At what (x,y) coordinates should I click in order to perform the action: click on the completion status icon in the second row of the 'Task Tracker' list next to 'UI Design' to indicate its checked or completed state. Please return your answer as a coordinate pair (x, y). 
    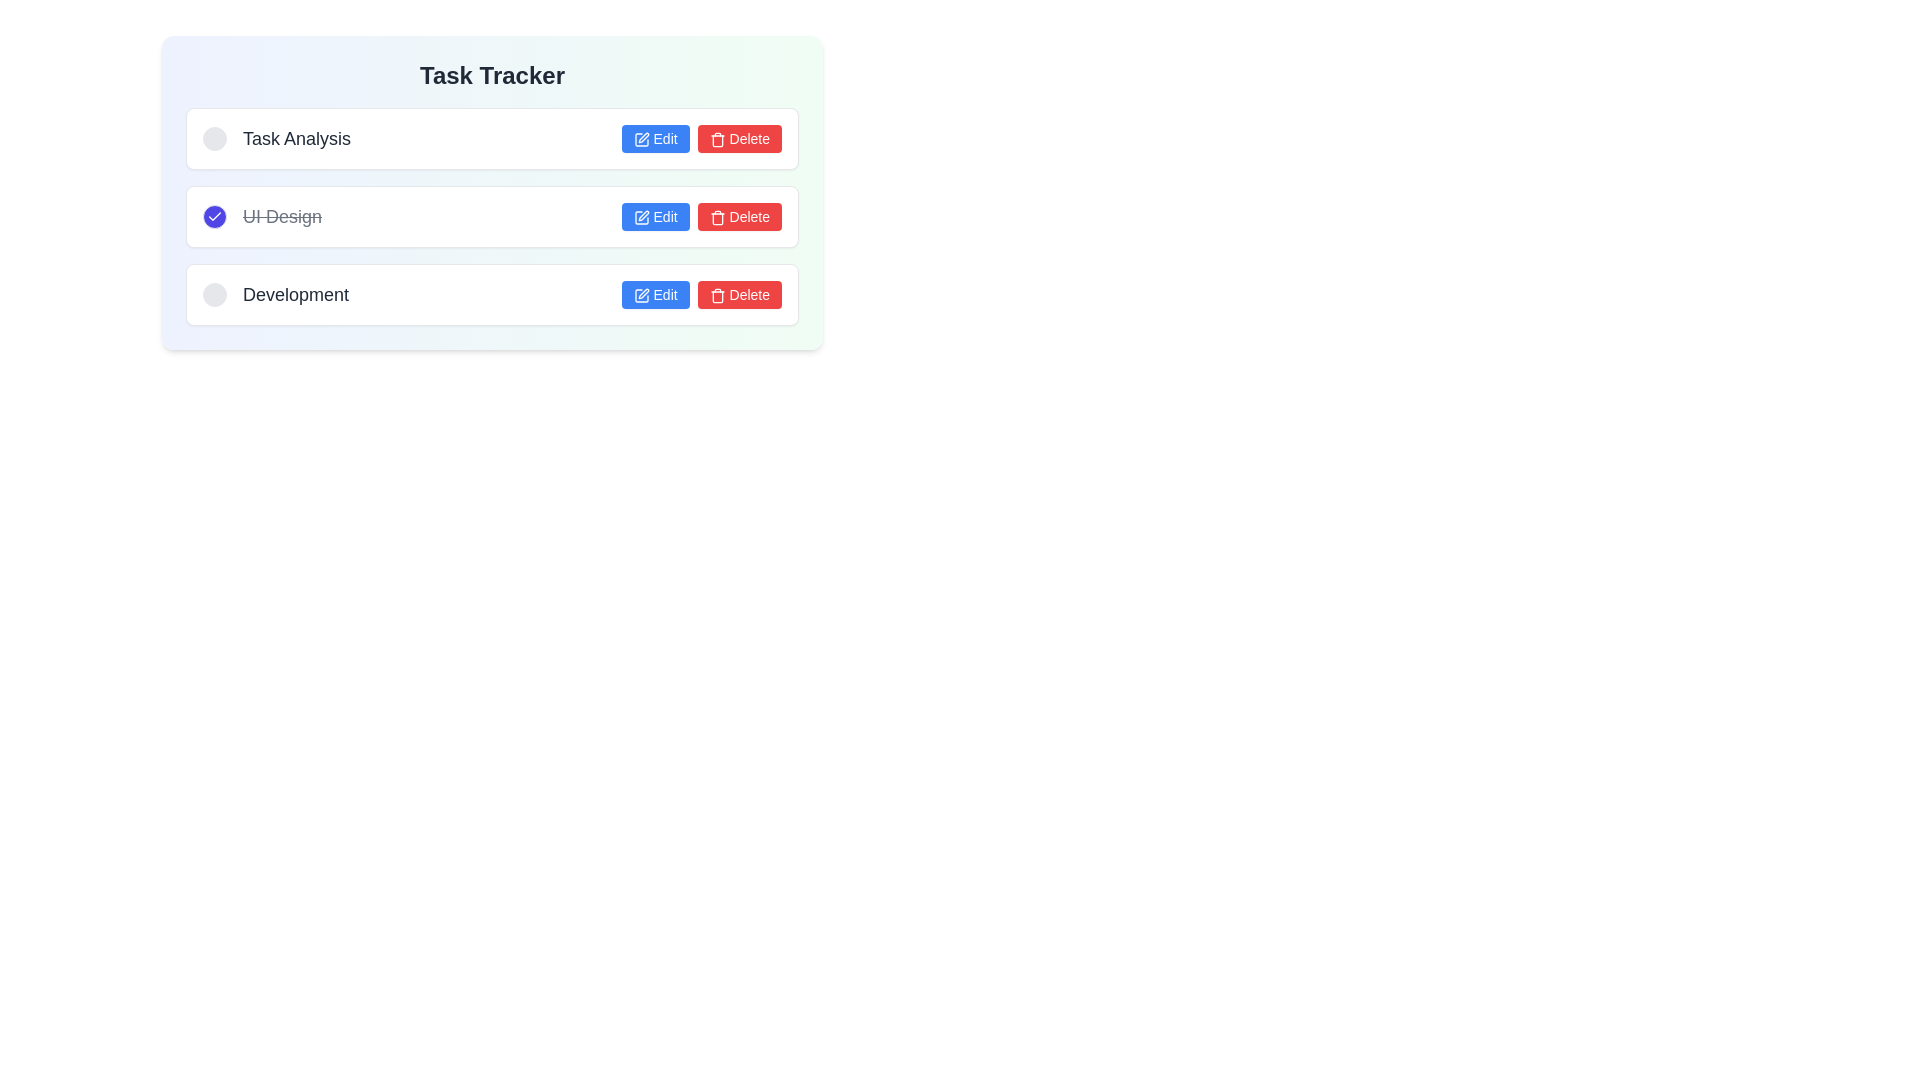
    Looking at the image, I should click on (215, 216).